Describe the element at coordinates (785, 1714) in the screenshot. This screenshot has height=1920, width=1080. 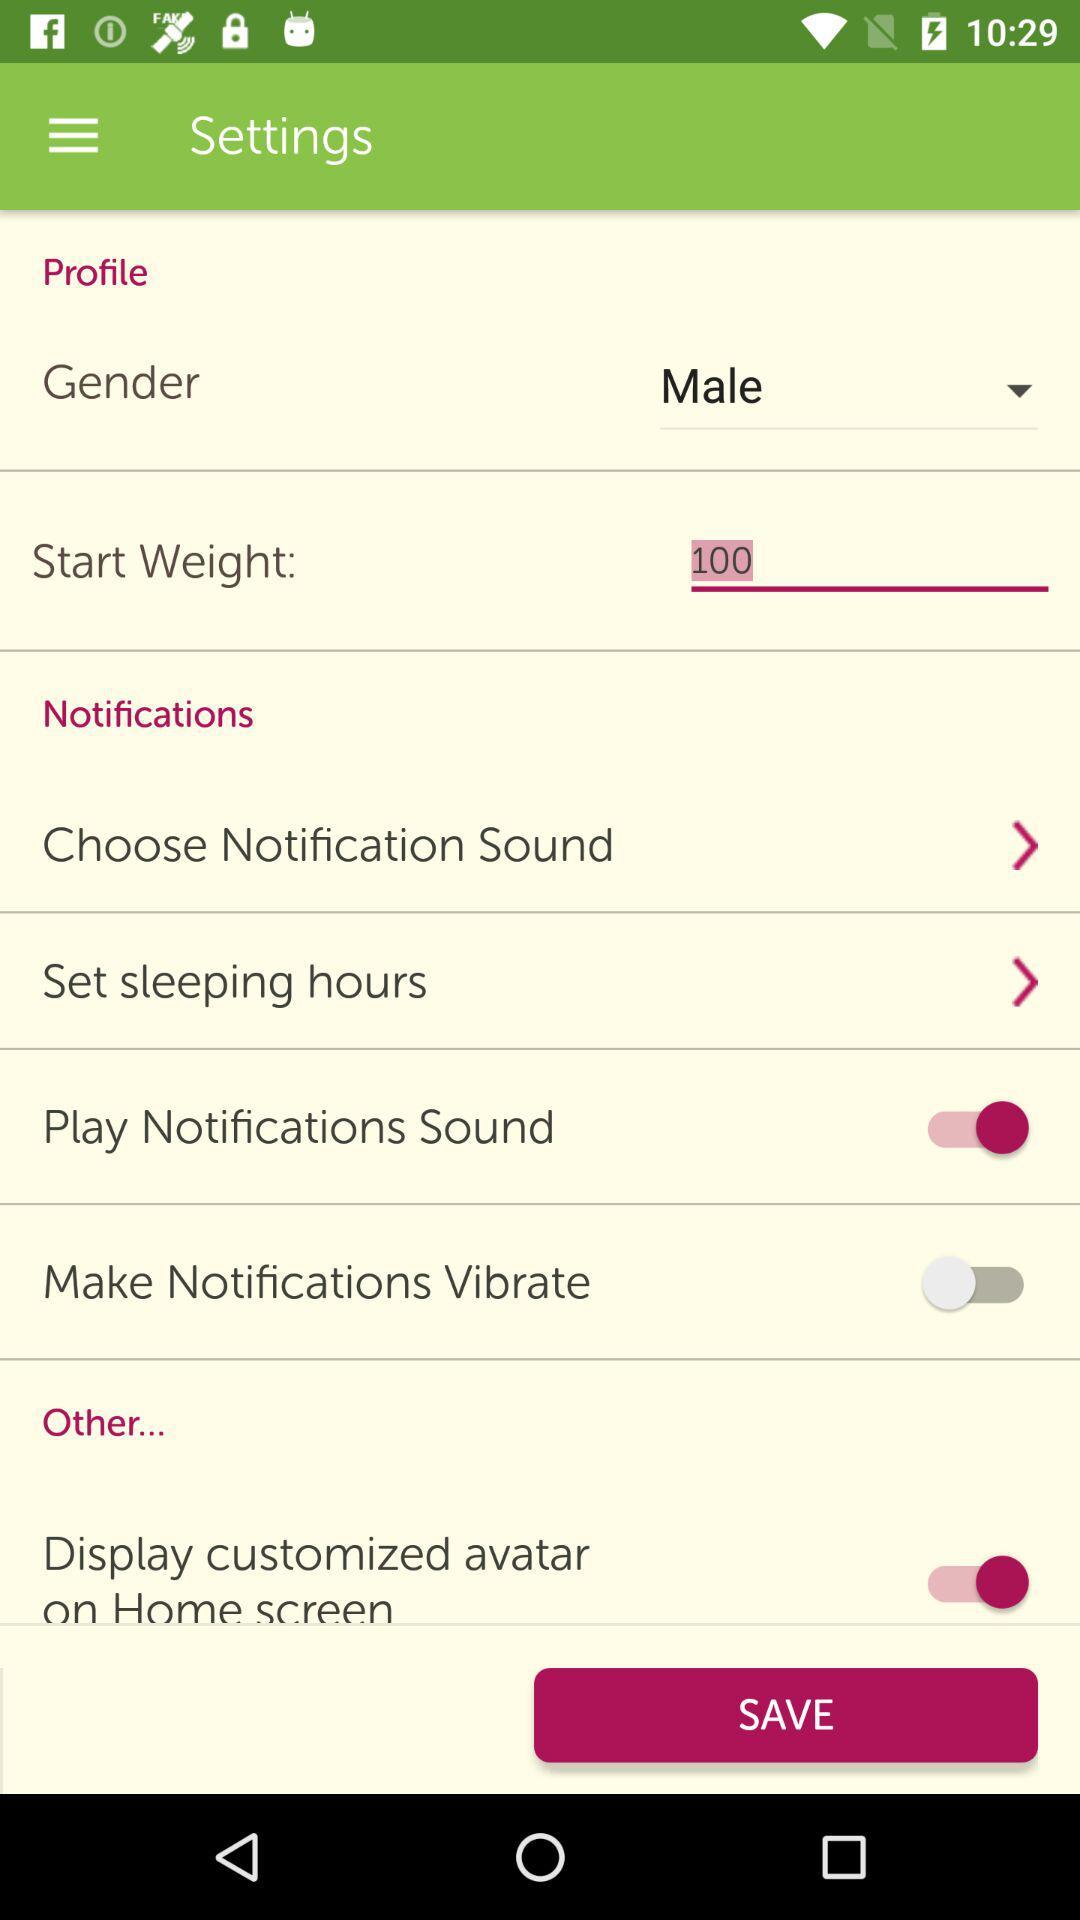
I see `the pink button which is at bottom right corner of the page` at that location.